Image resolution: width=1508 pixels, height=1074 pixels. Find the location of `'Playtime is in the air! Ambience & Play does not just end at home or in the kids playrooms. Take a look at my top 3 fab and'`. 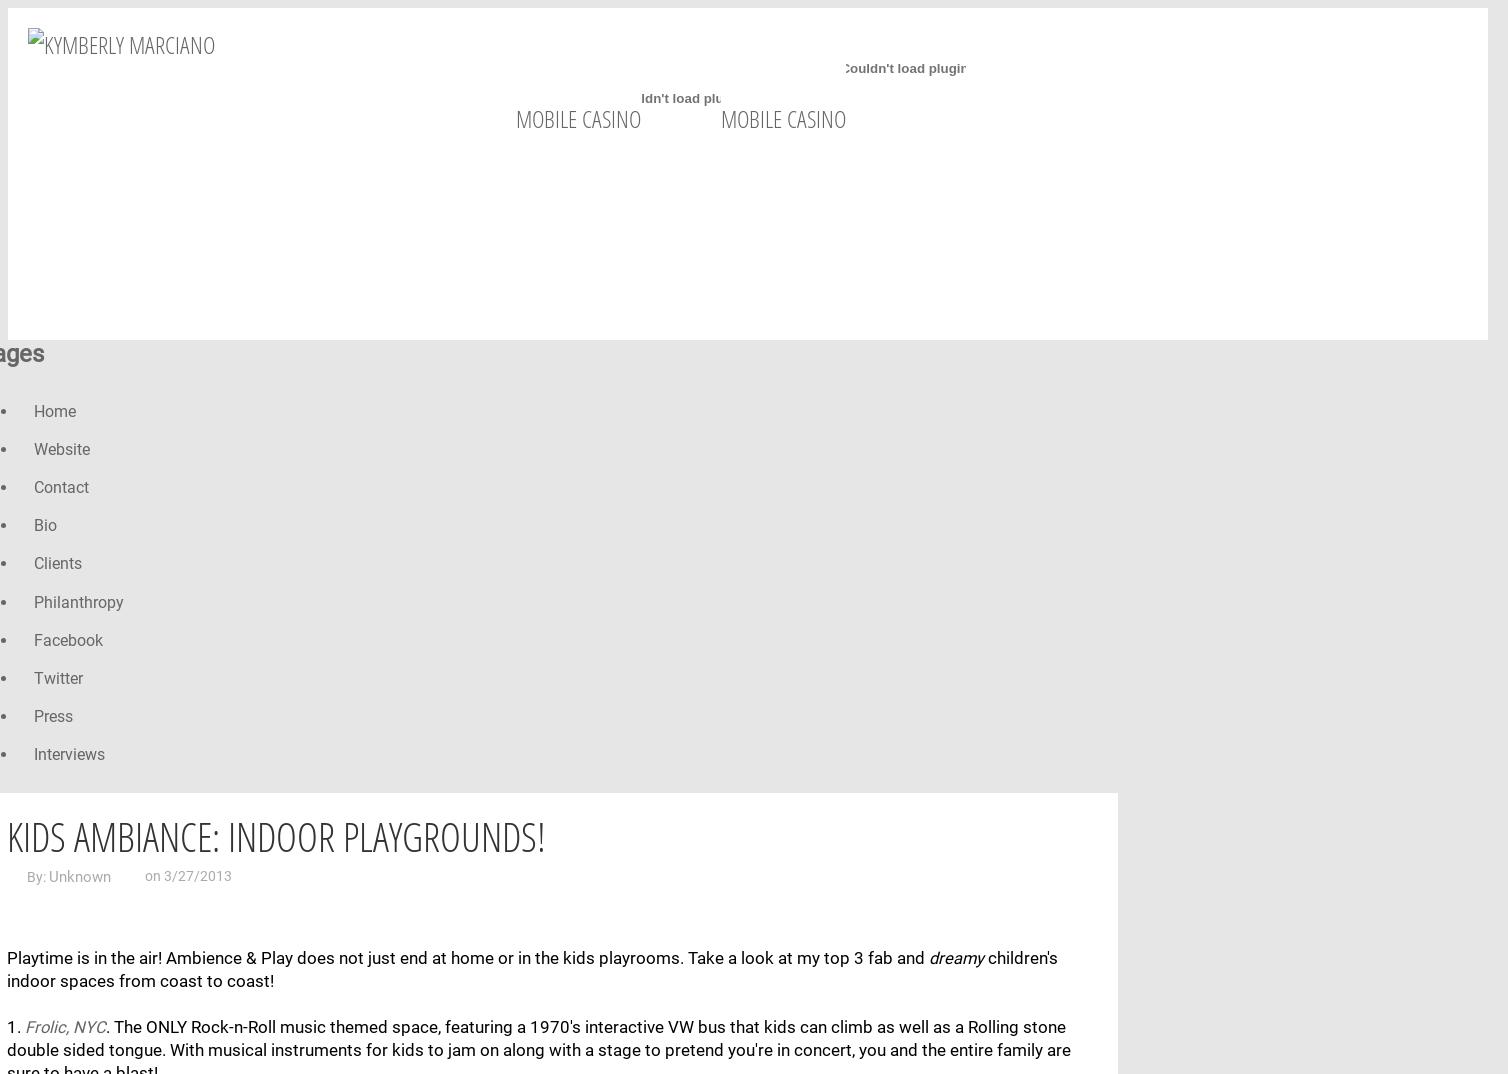

'Playtime is in the air! Ambience & Play does not just end at home or in the kids playrooms. Take a look at my top 3 fab and' is located at coordinates (467, 957).